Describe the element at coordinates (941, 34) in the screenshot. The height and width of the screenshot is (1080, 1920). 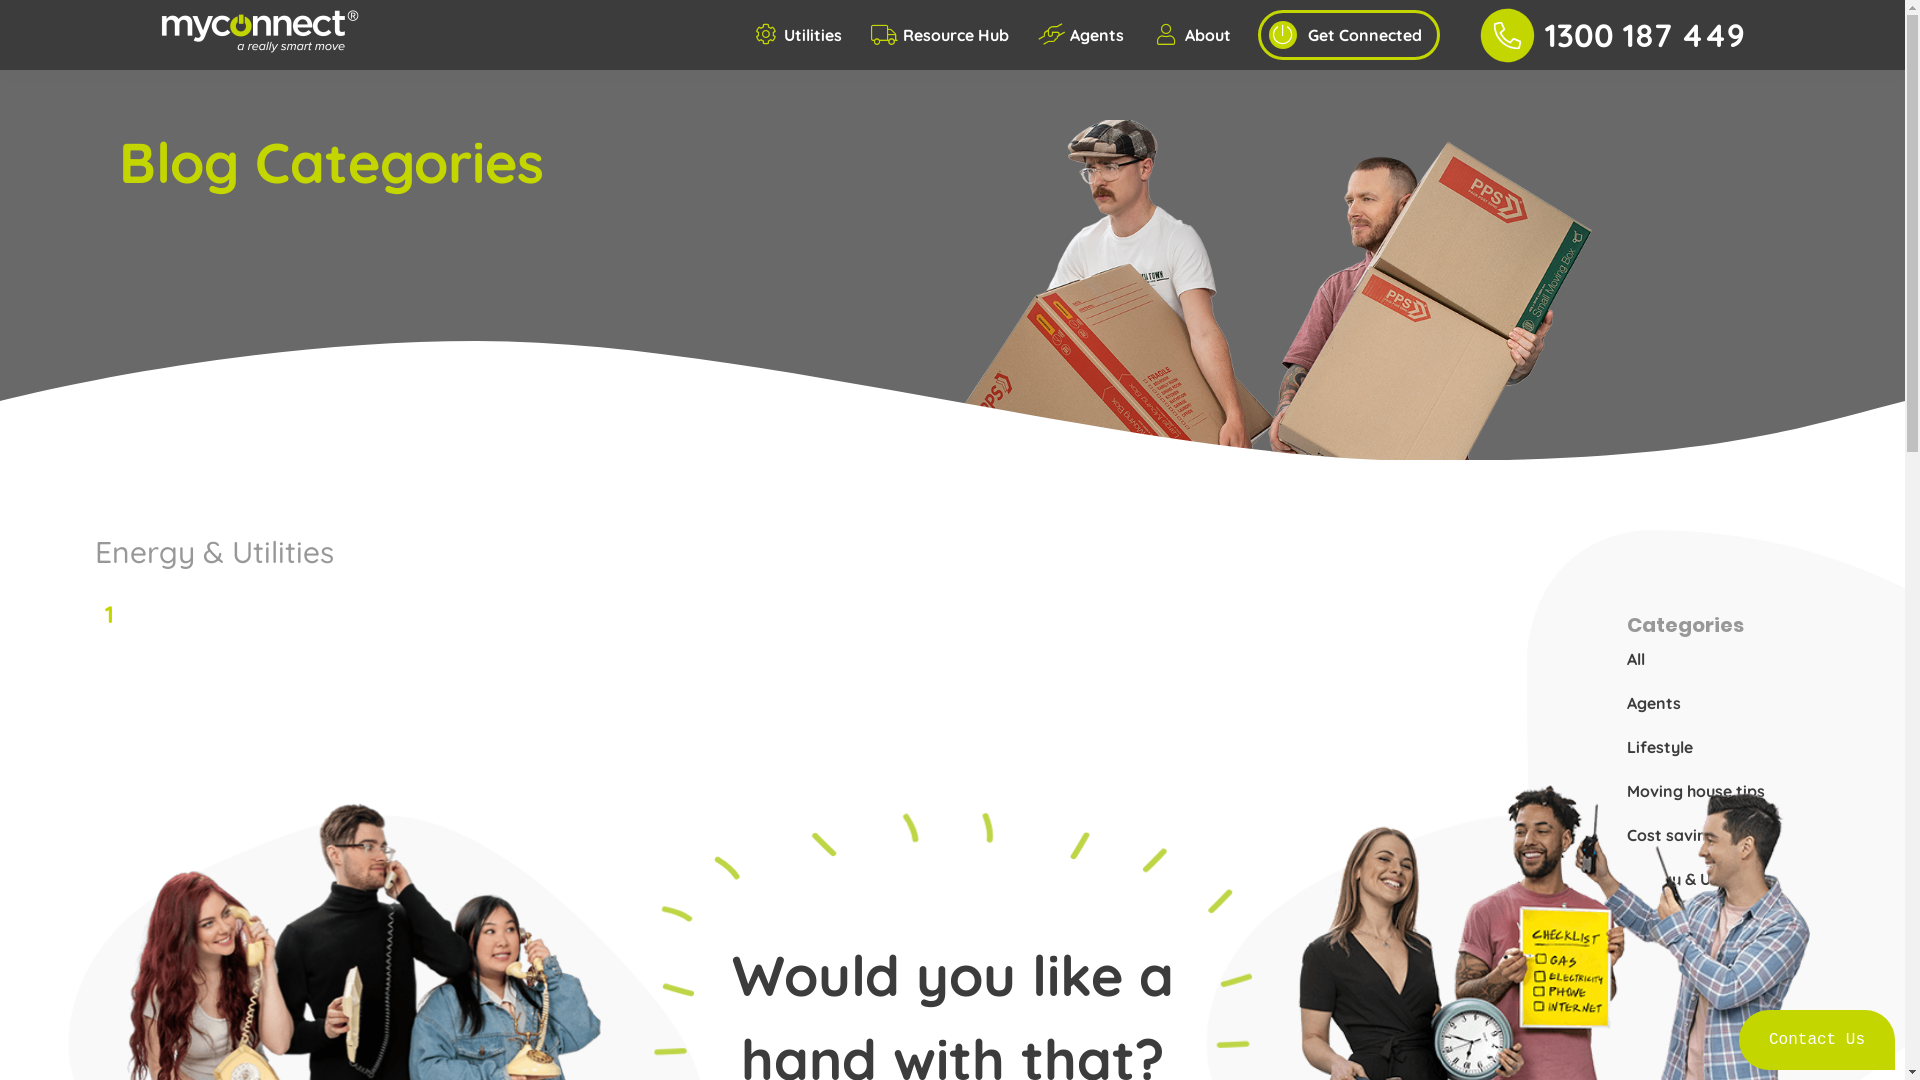
I see `'Resource Hub'` at that location.